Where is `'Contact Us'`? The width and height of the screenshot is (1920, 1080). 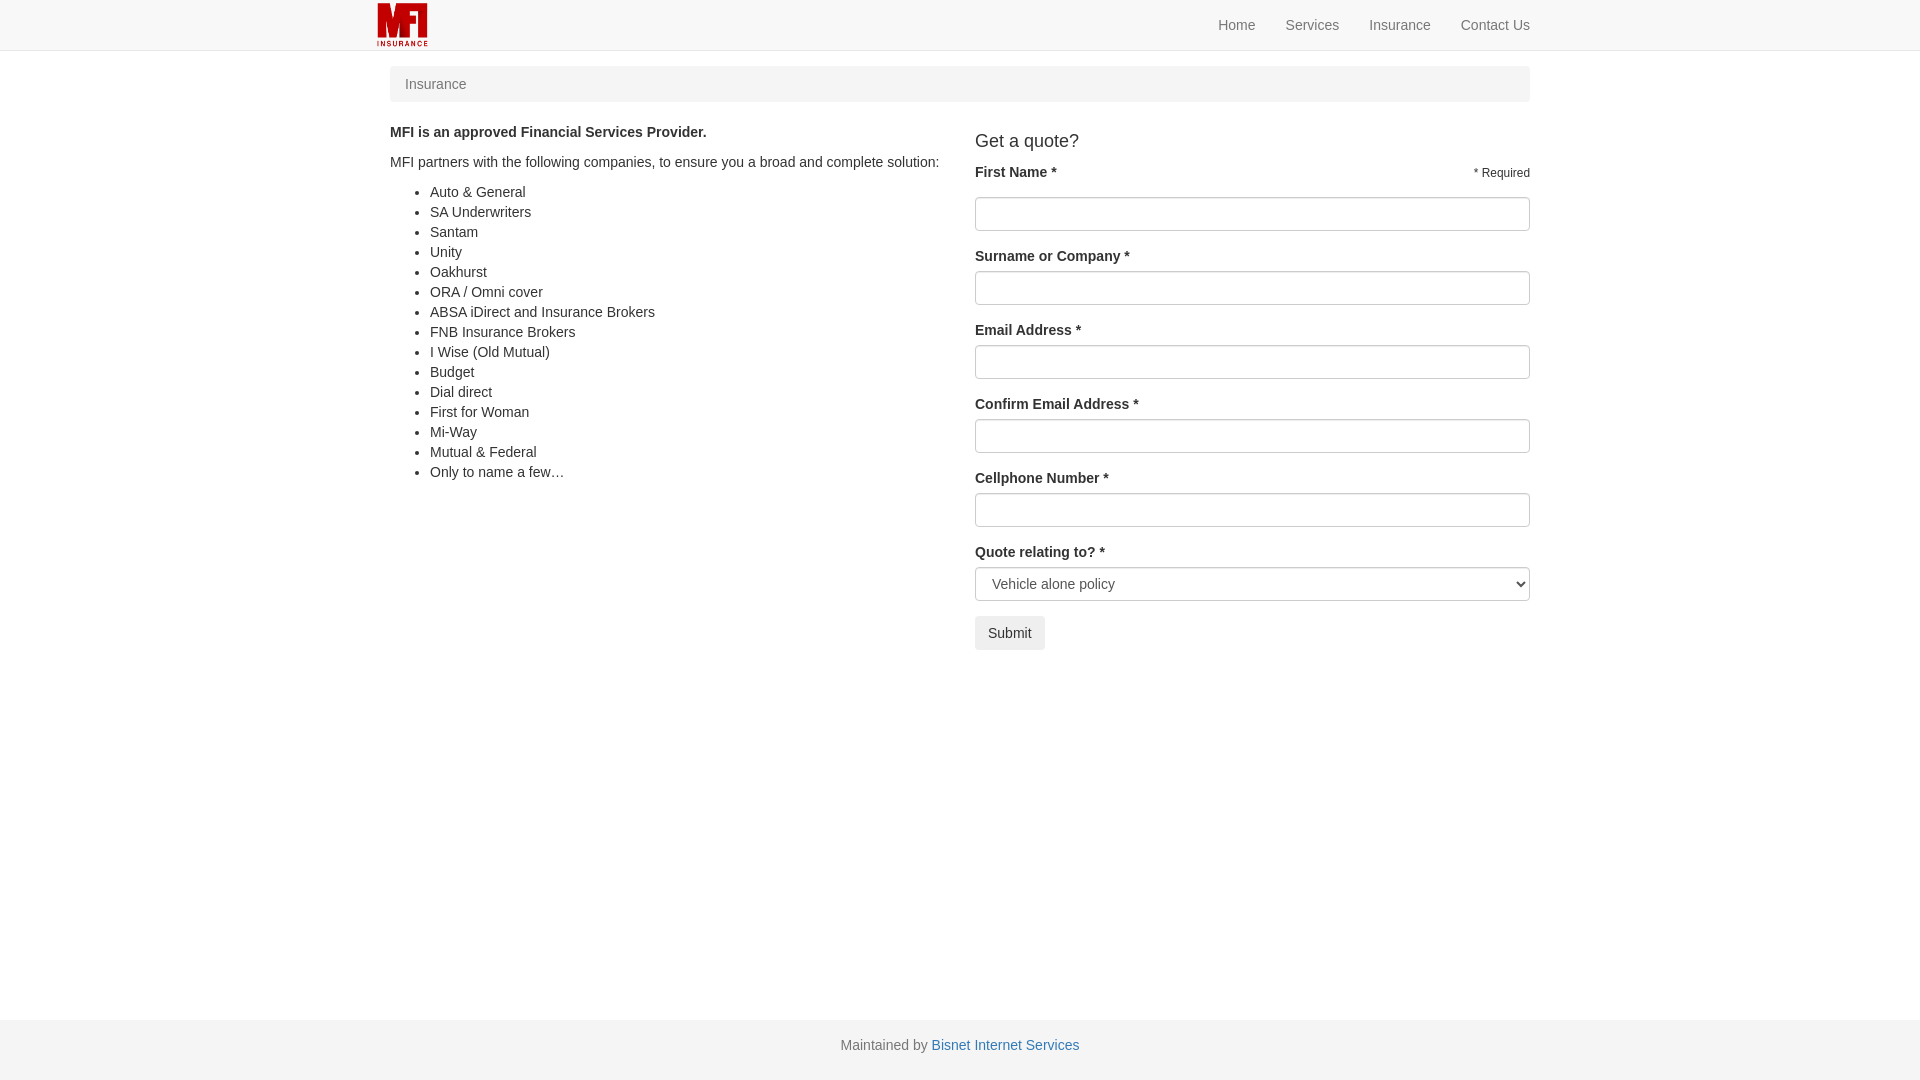 'Contact Us' is located at coordinates (1495, 24).